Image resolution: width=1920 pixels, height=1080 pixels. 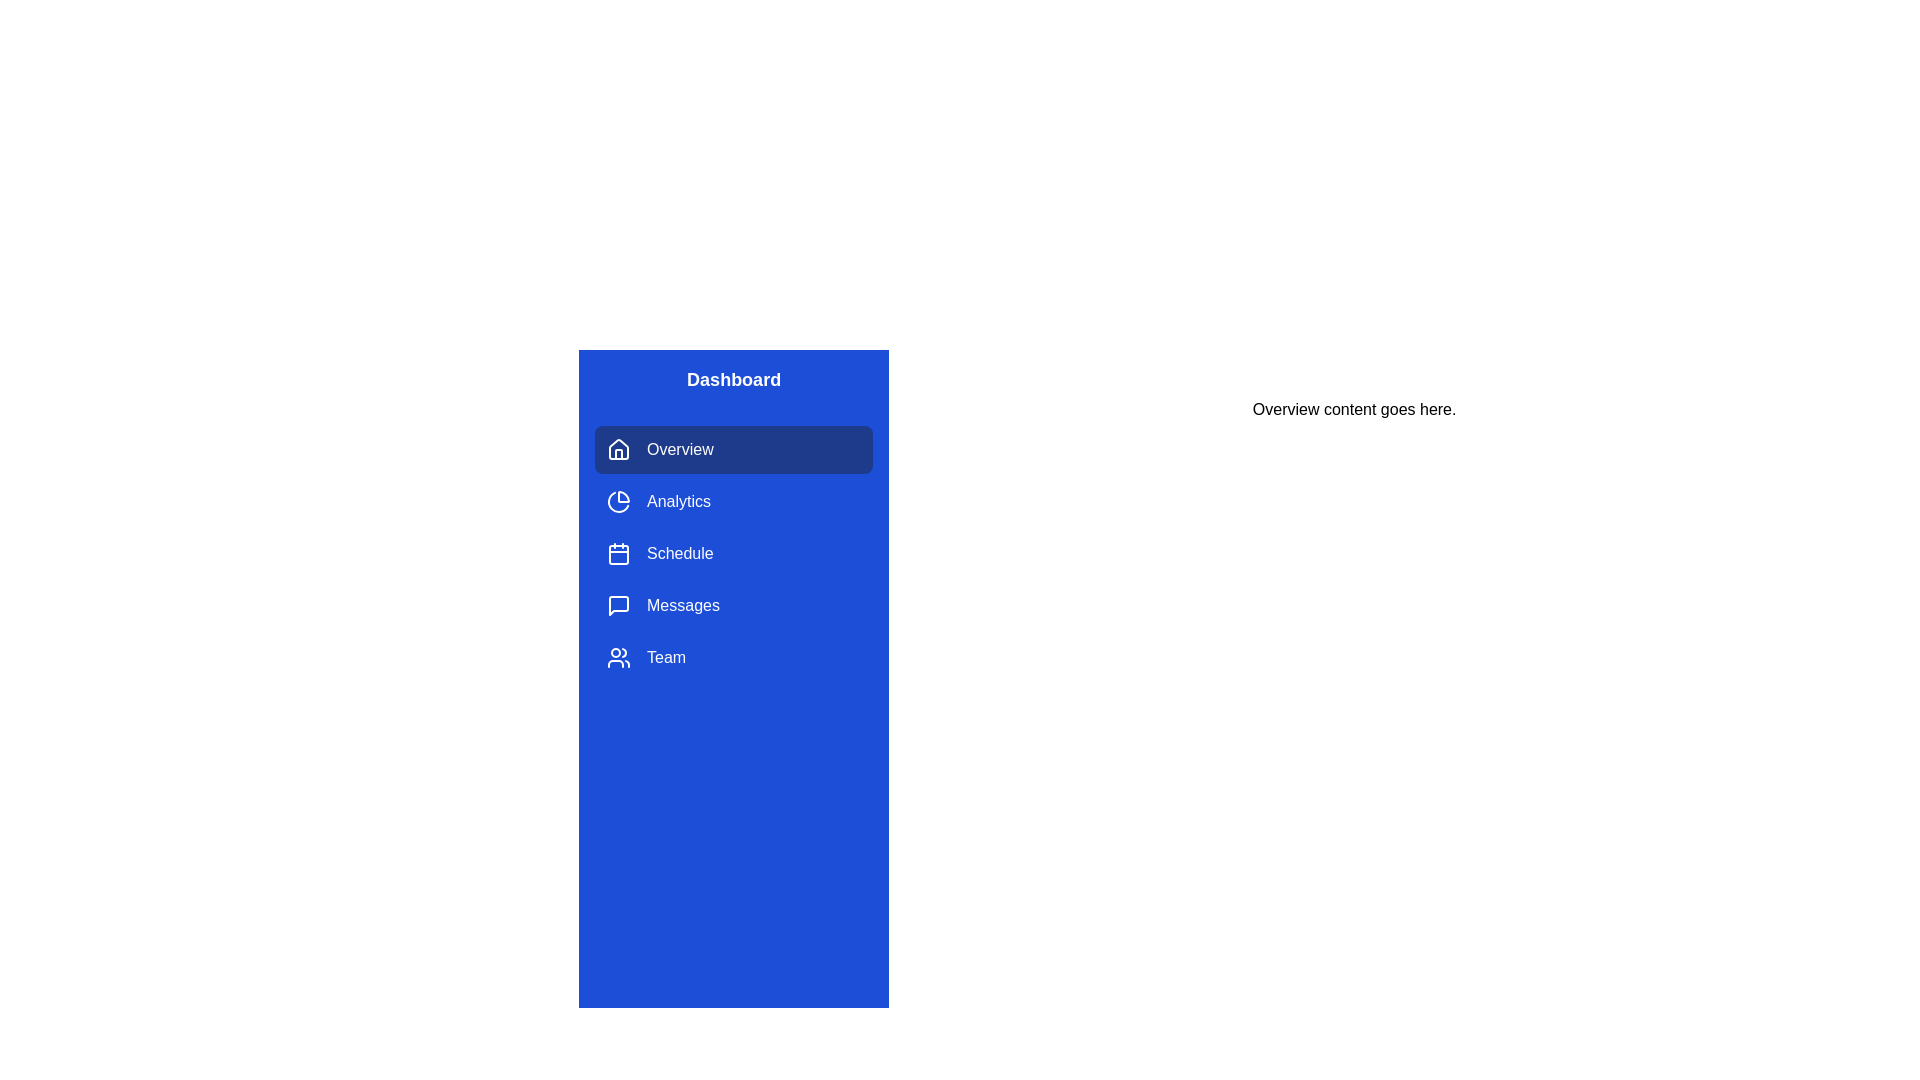 I want to click on the calendar icon in the sidebar menu, so click(x=618, y=554).